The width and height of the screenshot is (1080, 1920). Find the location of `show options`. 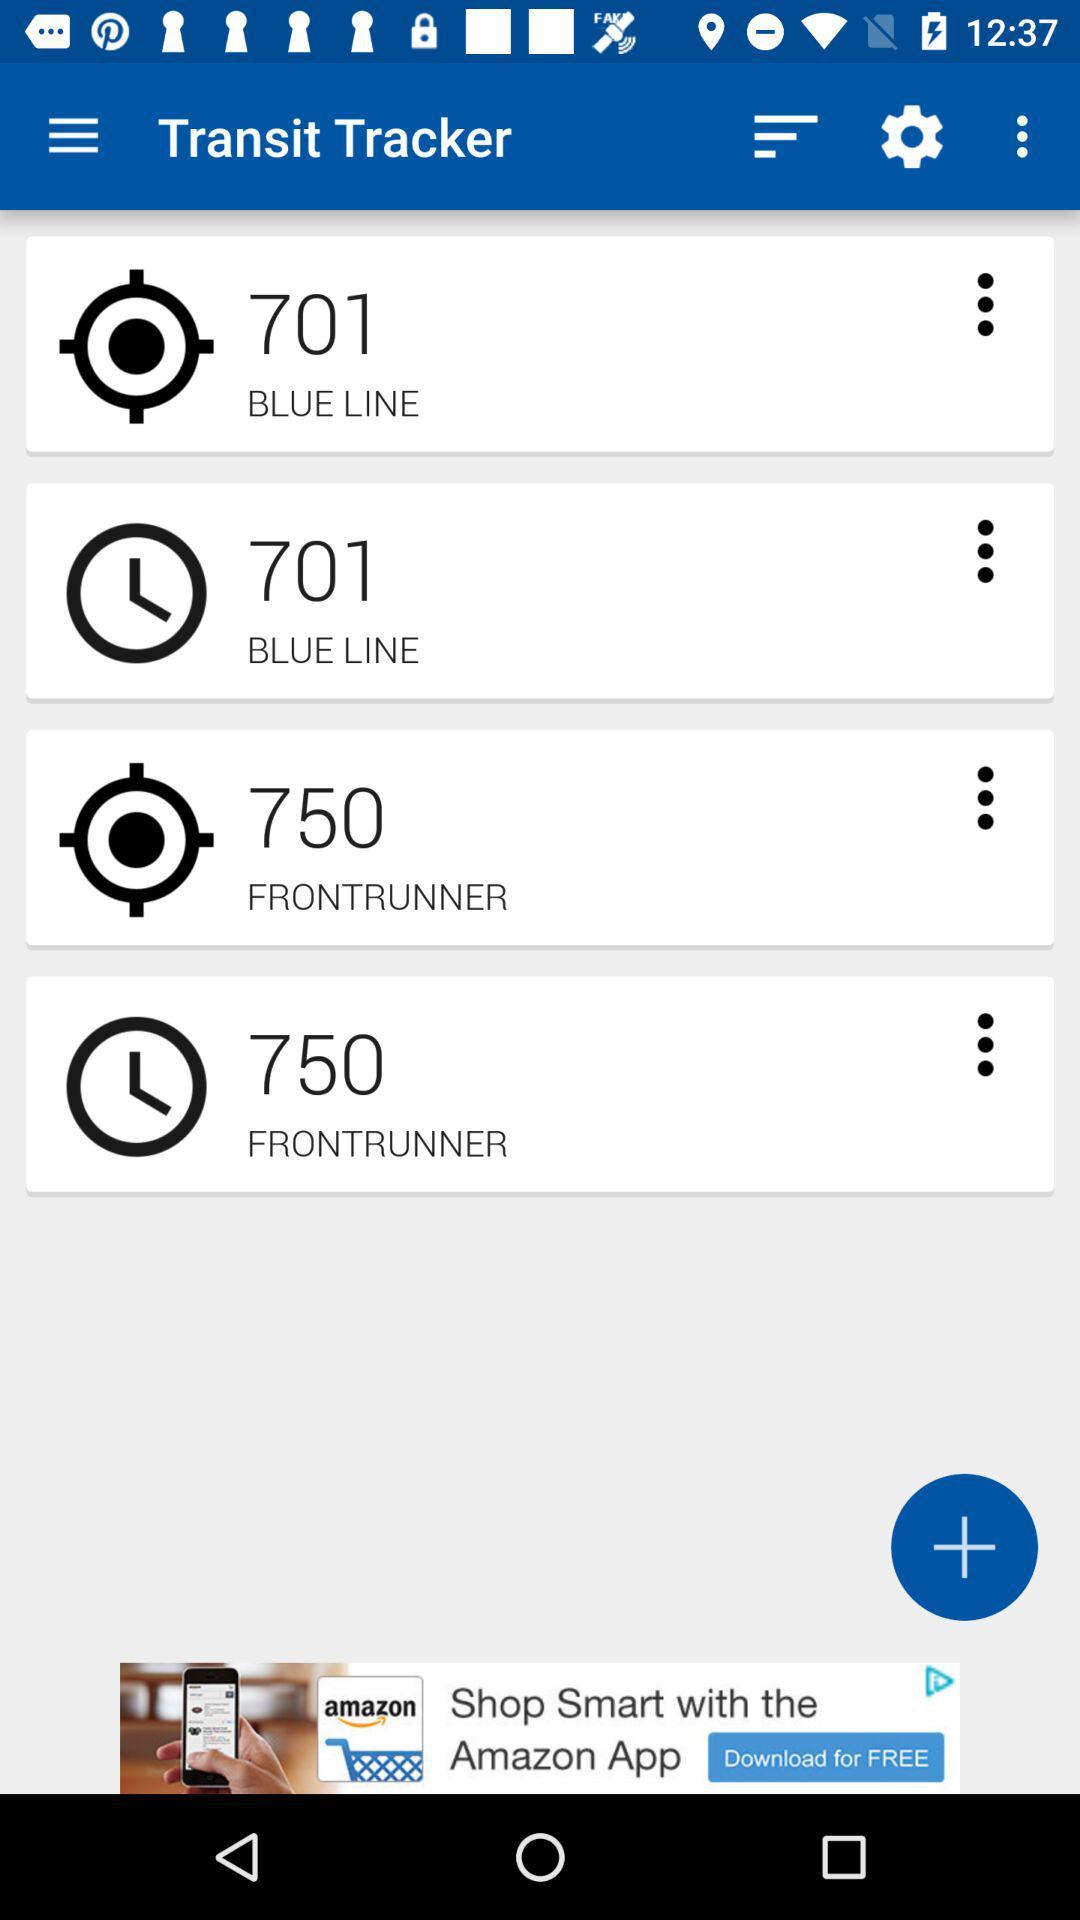

show options is located at coordinates (984, 796).